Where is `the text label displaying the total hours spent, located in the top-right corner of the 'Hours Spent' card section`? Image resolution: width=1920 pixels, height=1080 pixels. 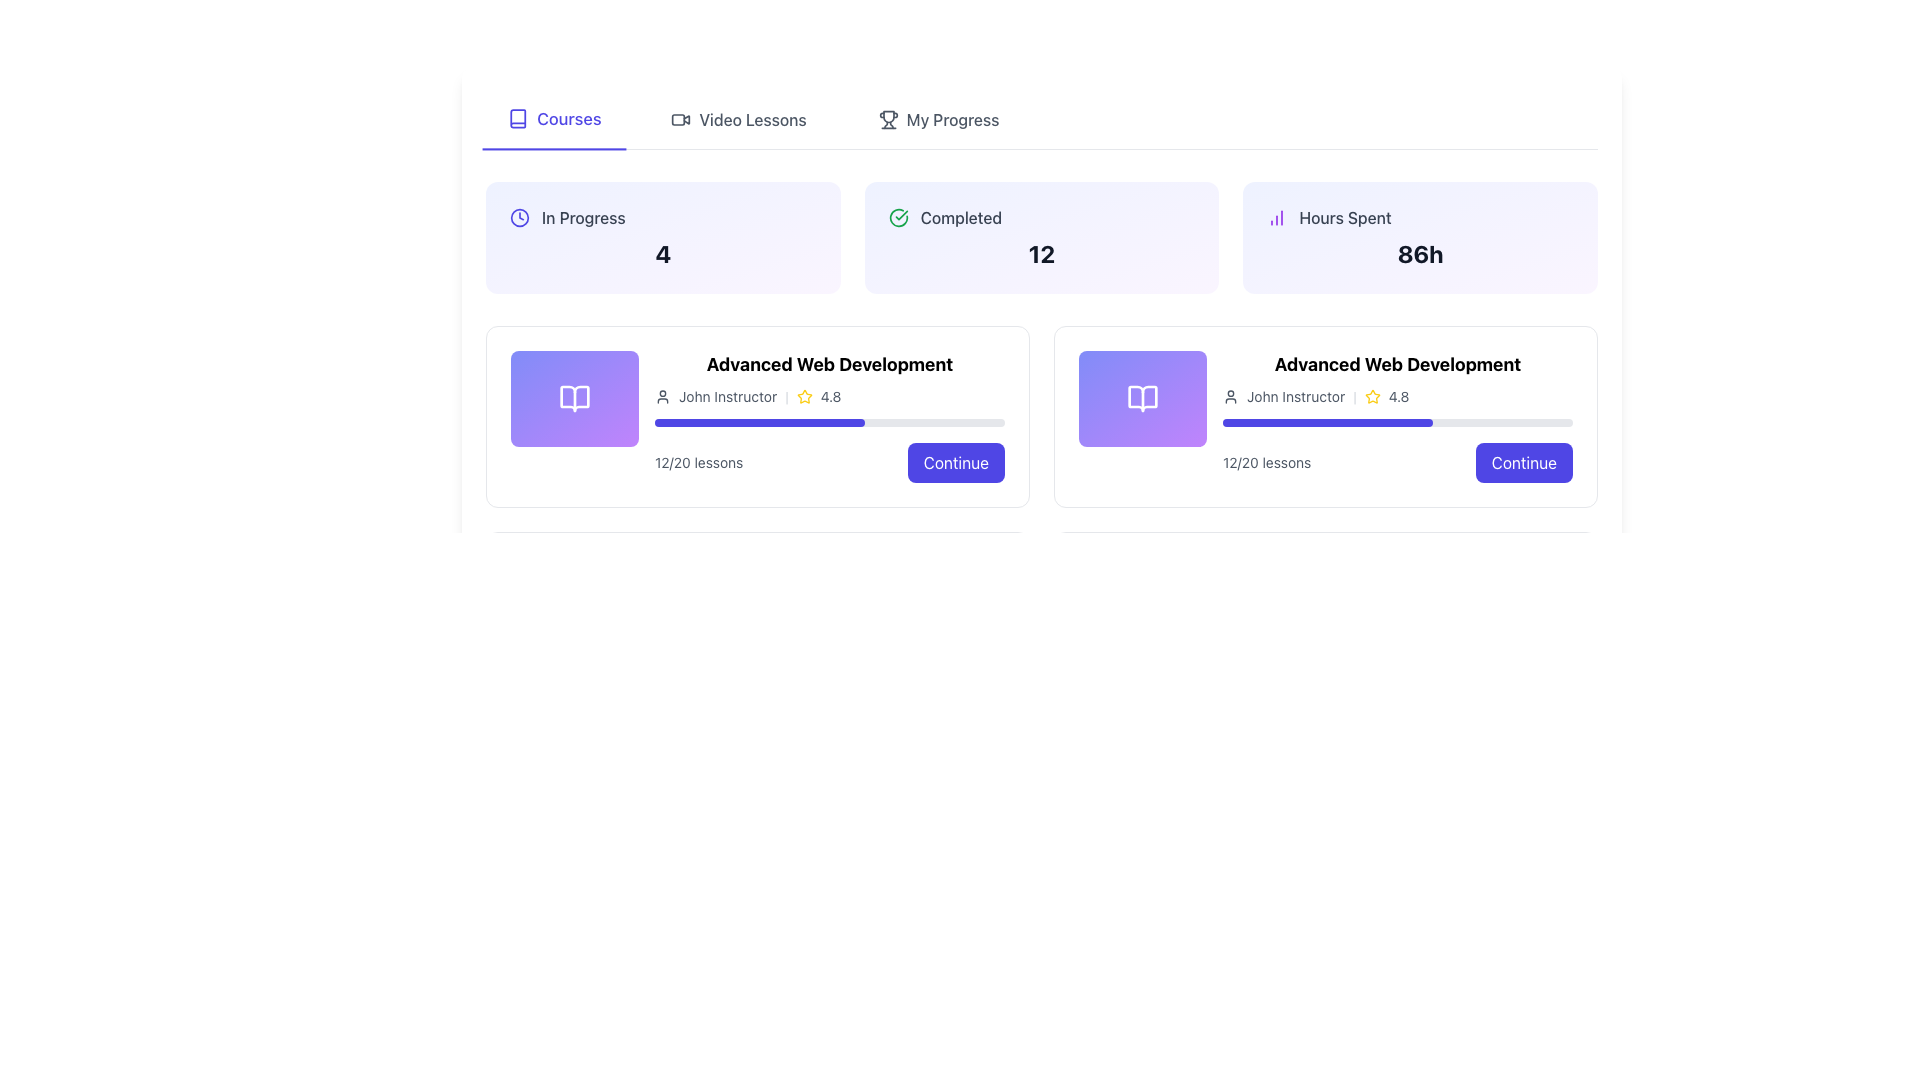
the text label displaying the total hours spent, located in the top-right corner of the 'Hours Spent' card section is located at coordinates (1419, 253).